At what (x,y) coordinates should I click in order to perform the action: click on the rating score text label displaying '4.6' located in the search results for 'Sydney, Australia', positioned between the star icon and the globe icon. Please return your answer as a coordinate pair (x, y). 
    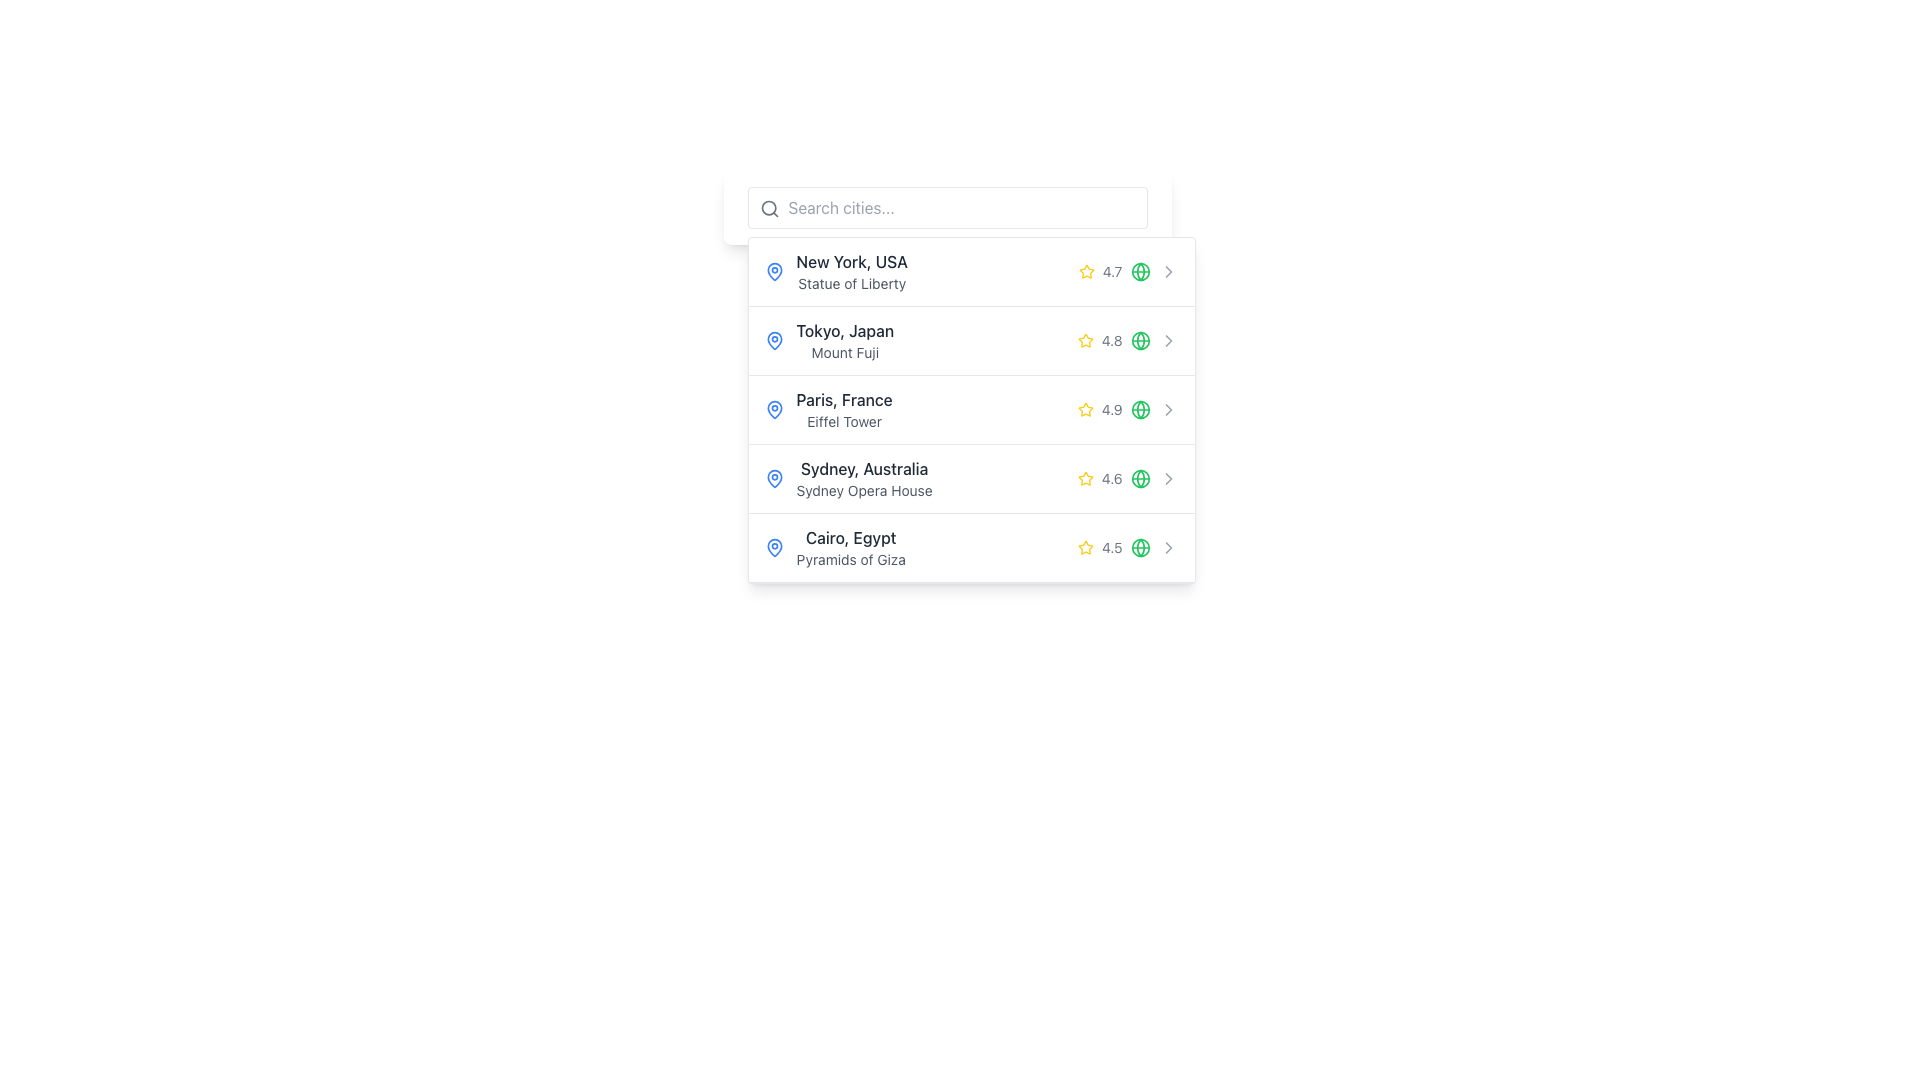
    Looking at the image, I should click on (1113, 478).